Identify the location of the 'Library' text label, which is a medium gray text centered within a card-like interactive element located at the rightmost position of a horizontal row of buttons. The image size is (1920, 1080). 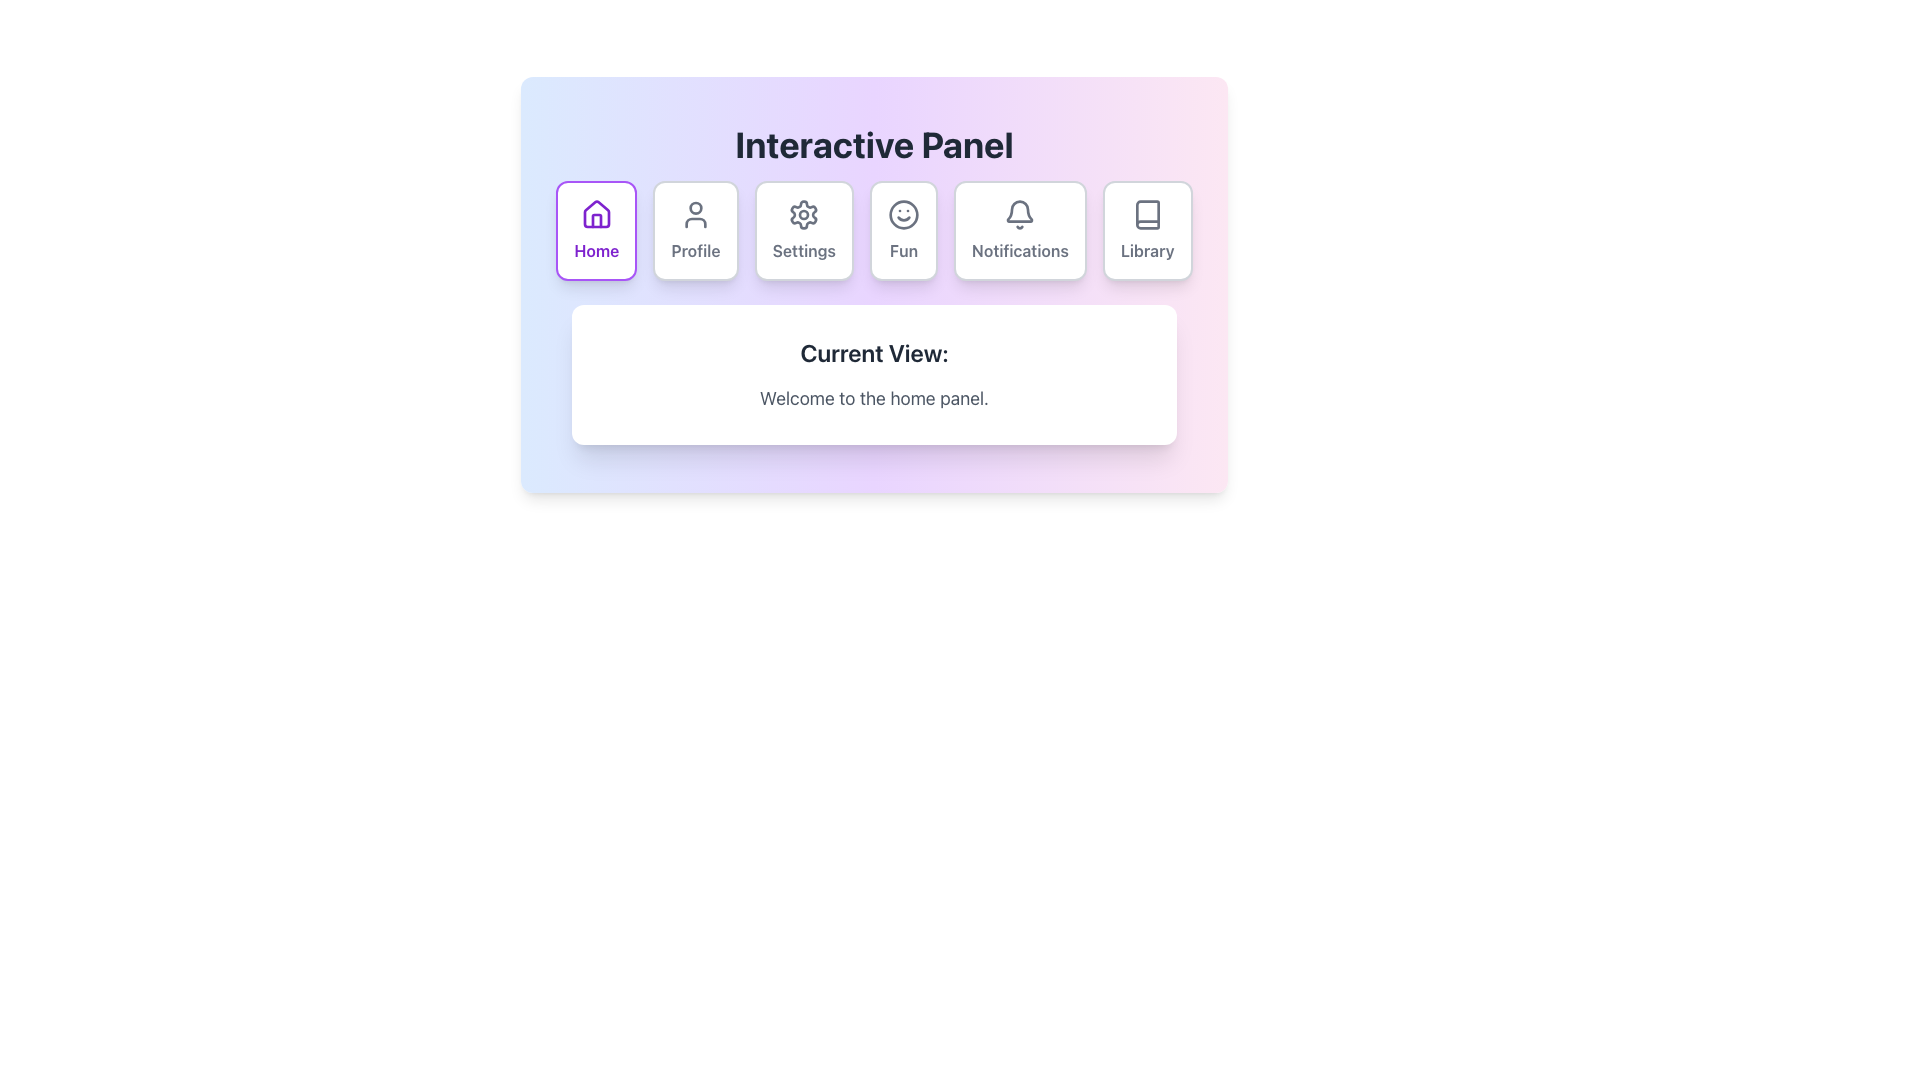
(1147, 249).